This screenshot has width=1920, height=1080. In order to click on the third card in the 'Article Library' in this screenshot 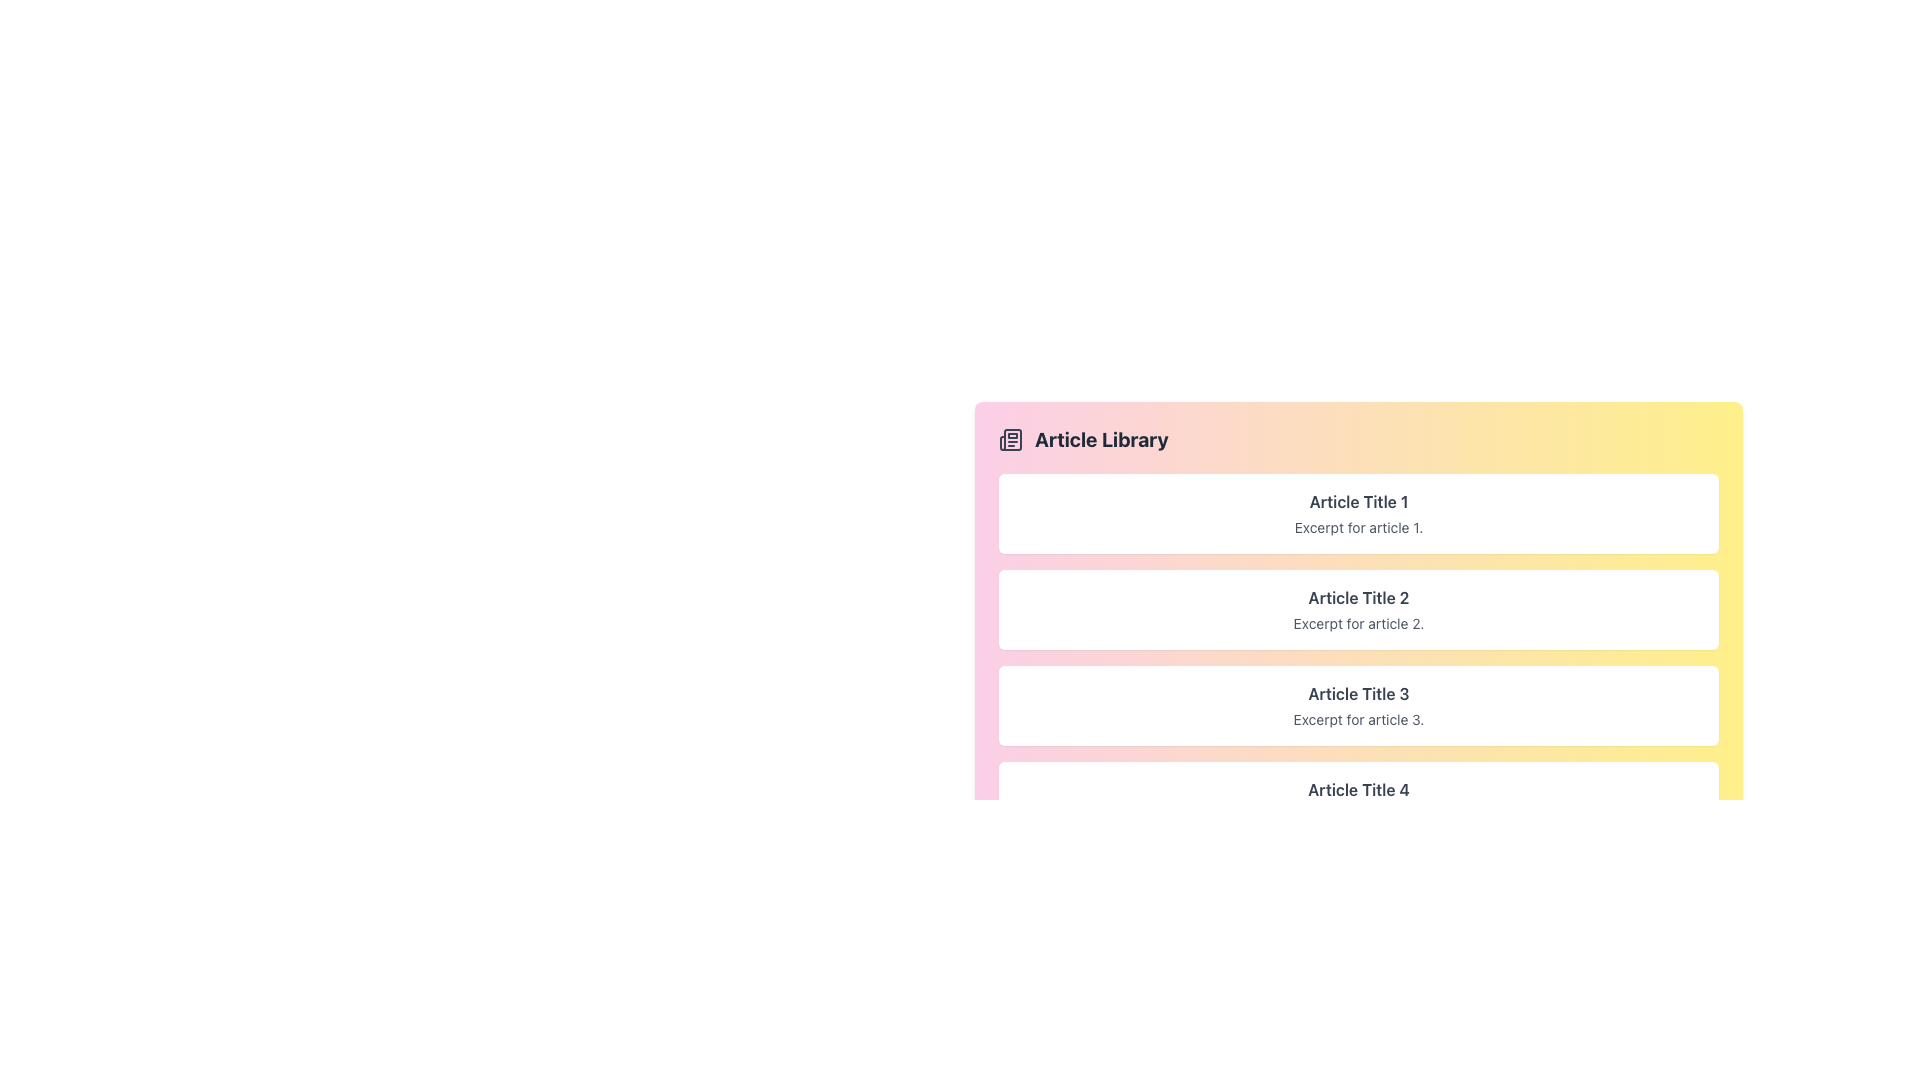, I will do `click(1358, 704)`.